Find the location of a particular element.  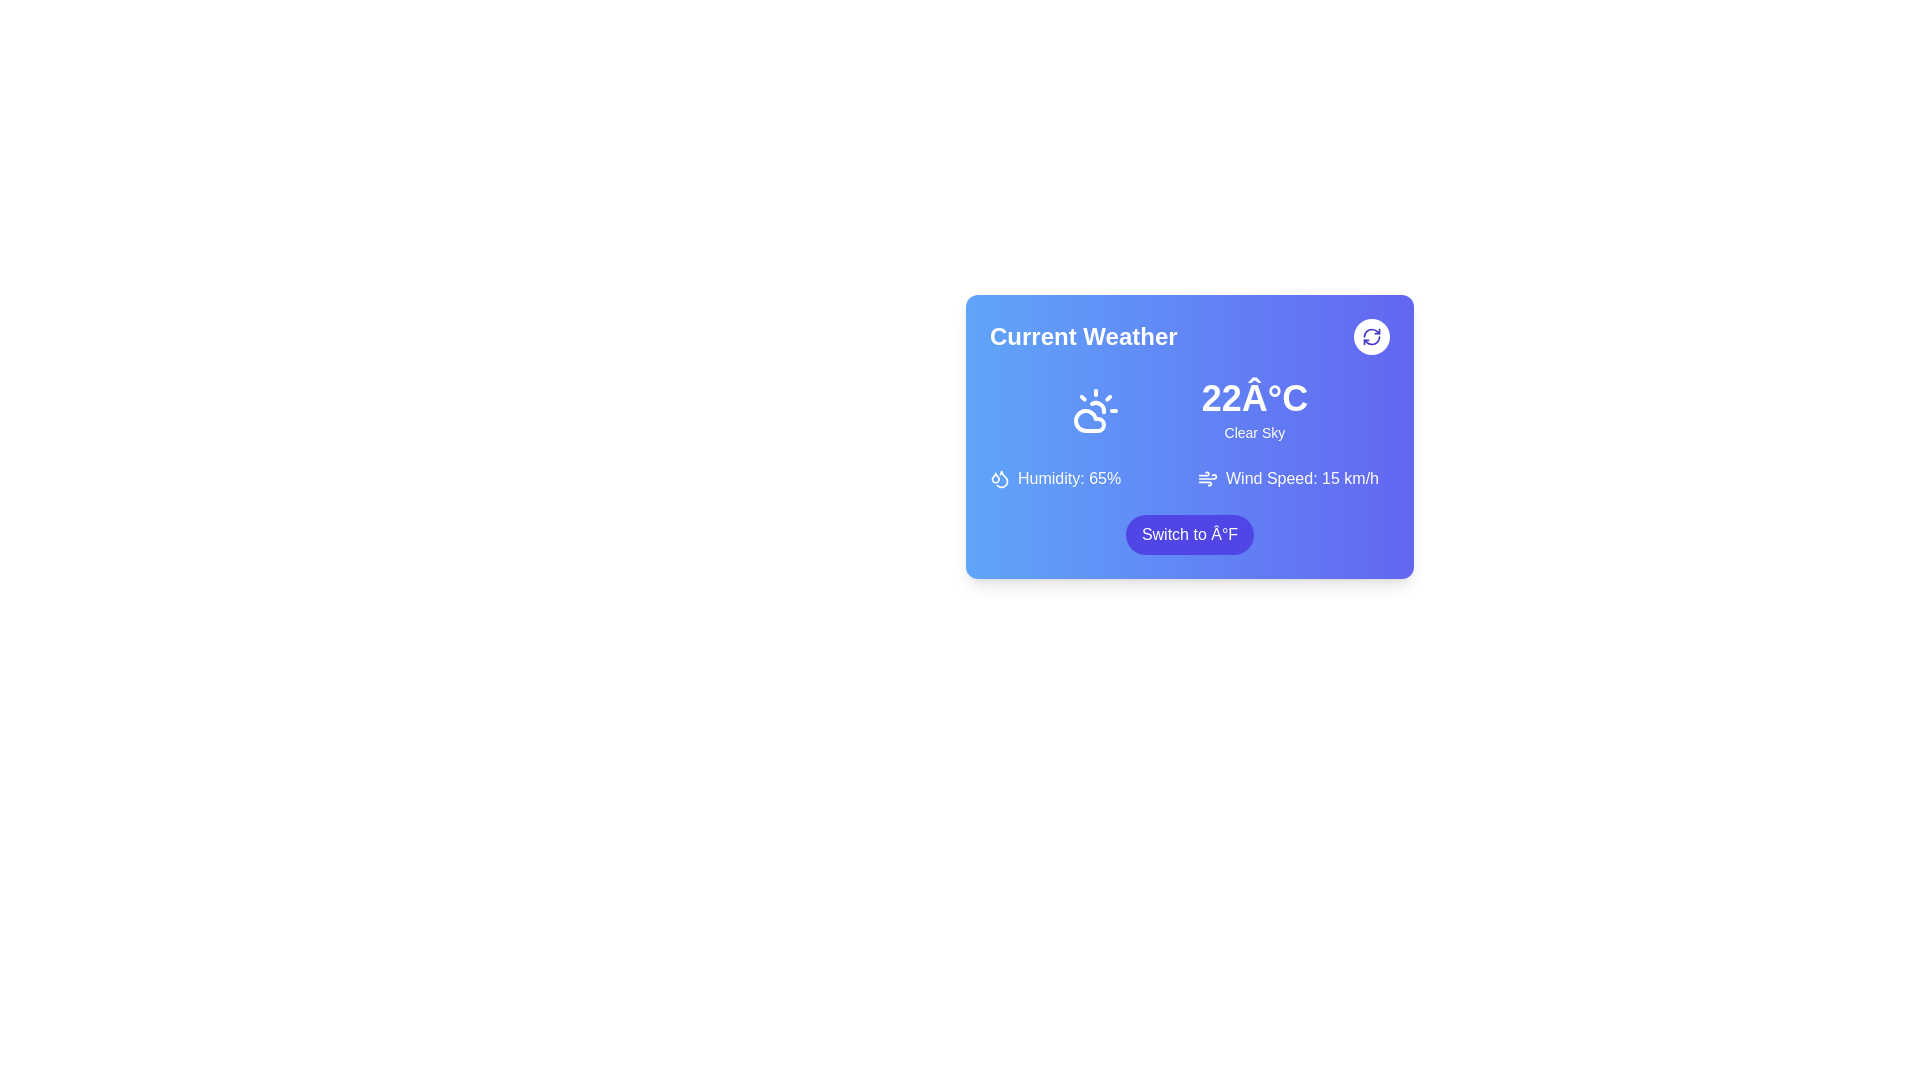

the text label displaying 'Wind Speed: 15 km/h' by moving the cursor to its center point is located at coordinates (1302, 478).